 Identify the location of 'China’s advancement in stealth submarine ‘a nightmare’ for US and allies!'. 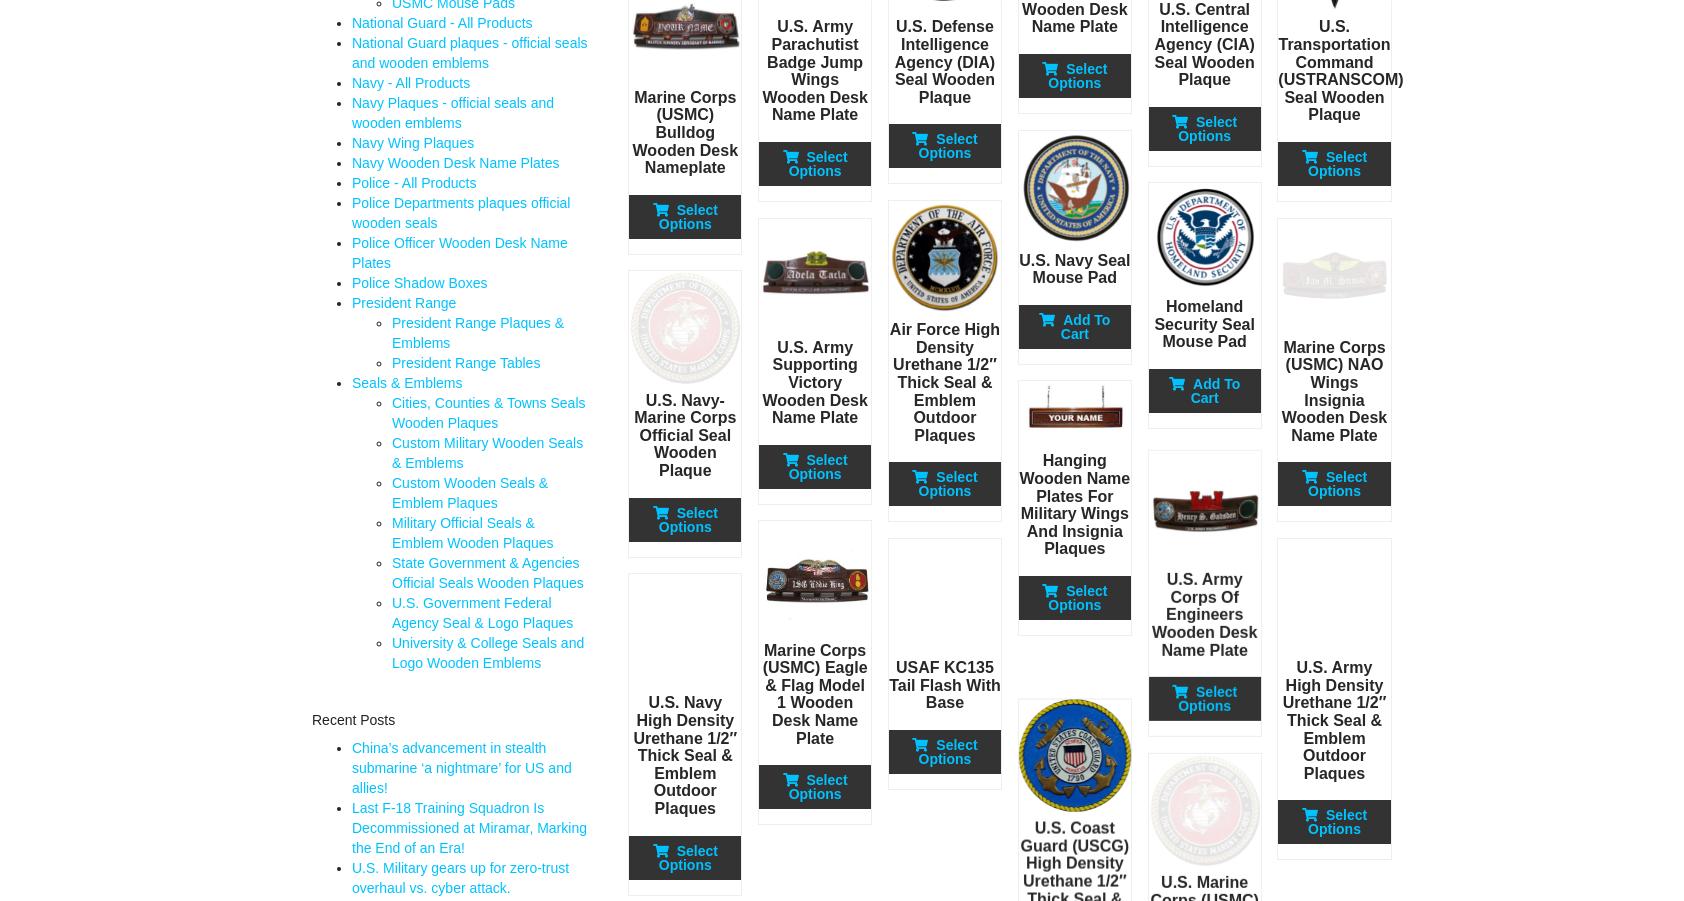
(460, 767).